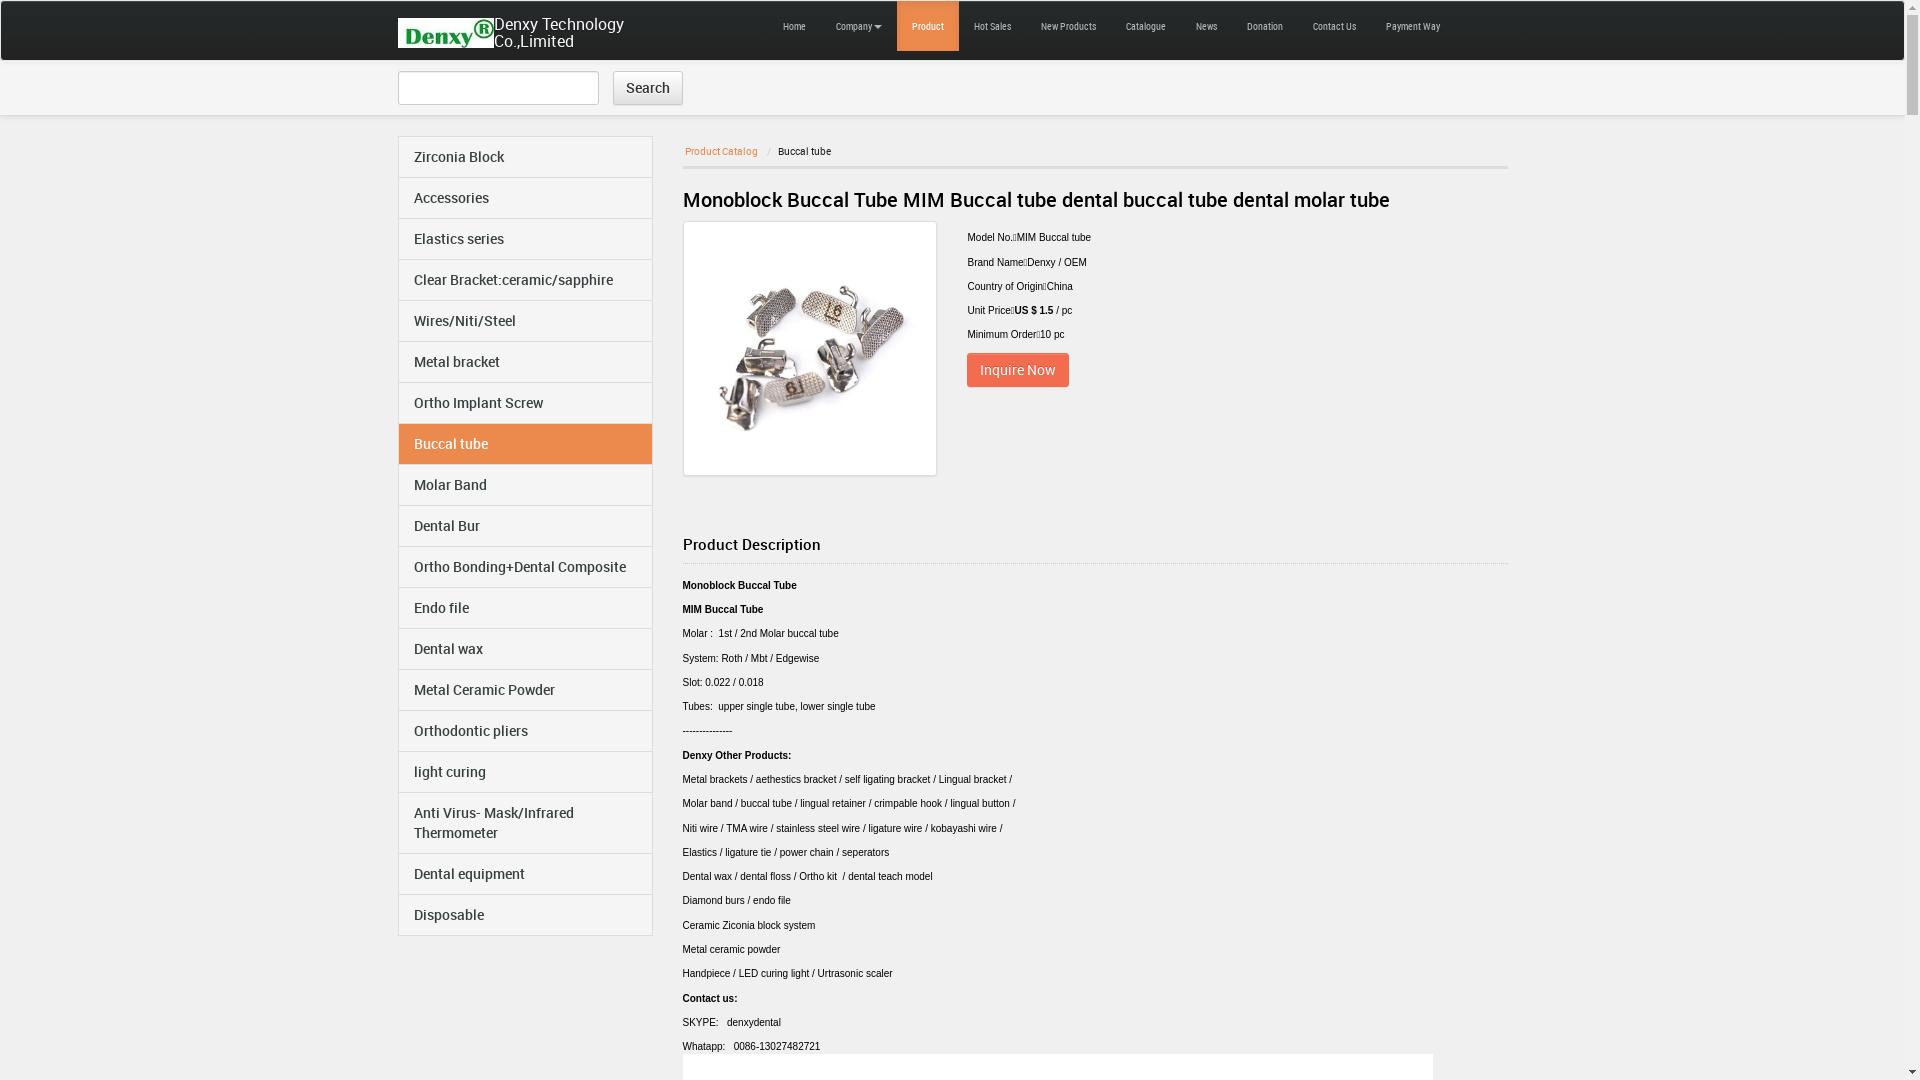 The width and height of the screenshot is (1920, 1080). What do you see at coordinates (398, 524) in the screenshot?
I see `'Dental Bur'` at bounding box center [398, 524].